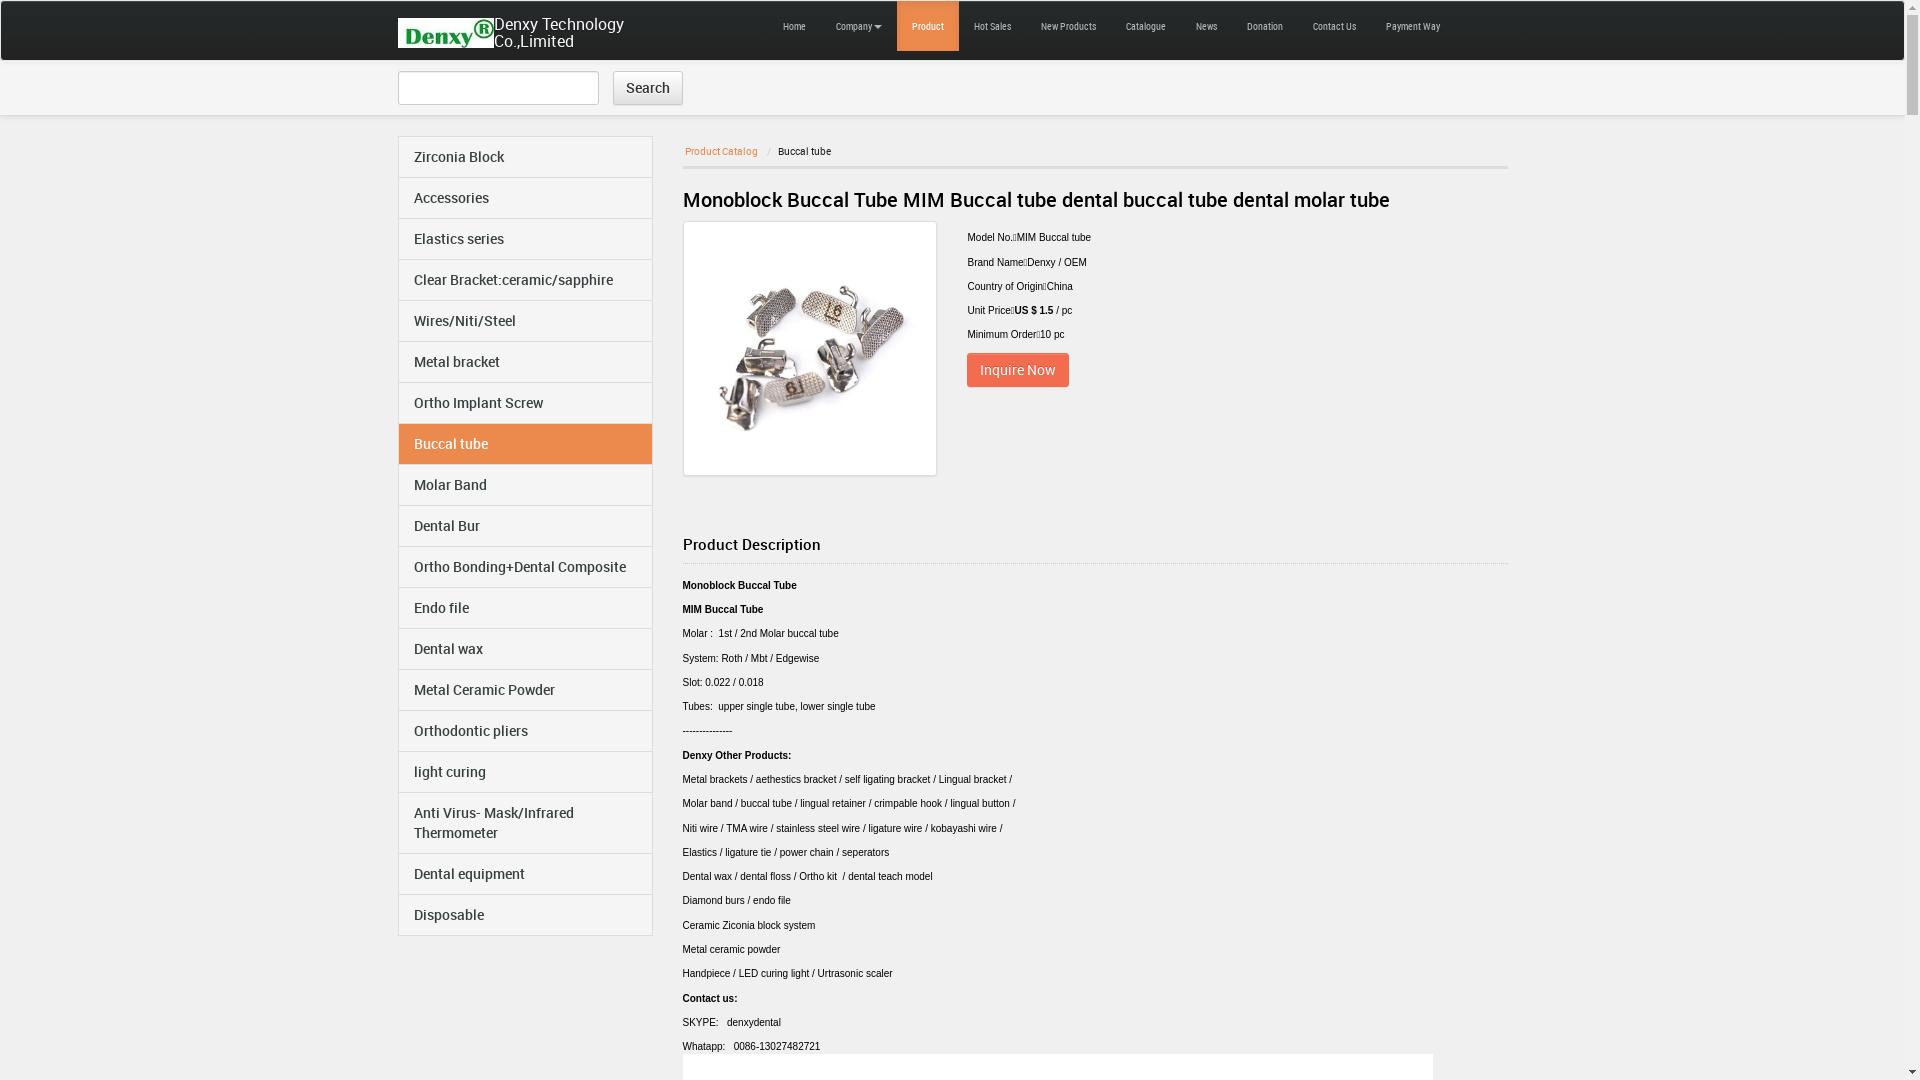 The width and height of the screenshot is (1920, 1080). What do you see at coordinates (398, 524) in the screenshot?
I see `'Dental Bur'` at bounding box center [398, 524].